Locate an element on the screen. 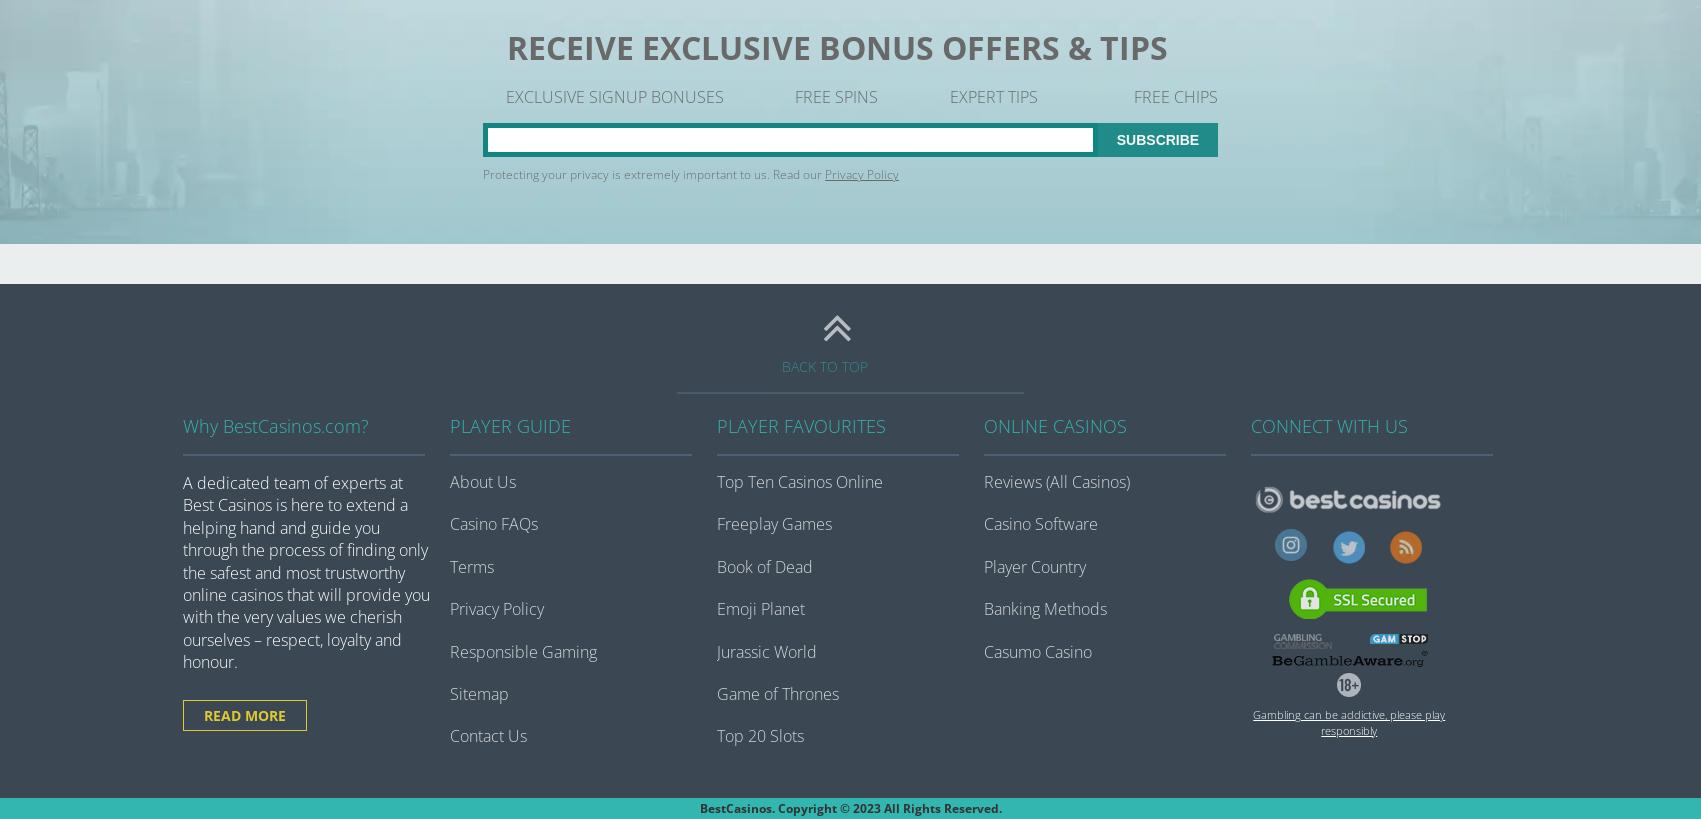 Image resolution: width=1701 pixels, height=819 pixels. 'Emoji Planet' is located at coordinates (760, 608).